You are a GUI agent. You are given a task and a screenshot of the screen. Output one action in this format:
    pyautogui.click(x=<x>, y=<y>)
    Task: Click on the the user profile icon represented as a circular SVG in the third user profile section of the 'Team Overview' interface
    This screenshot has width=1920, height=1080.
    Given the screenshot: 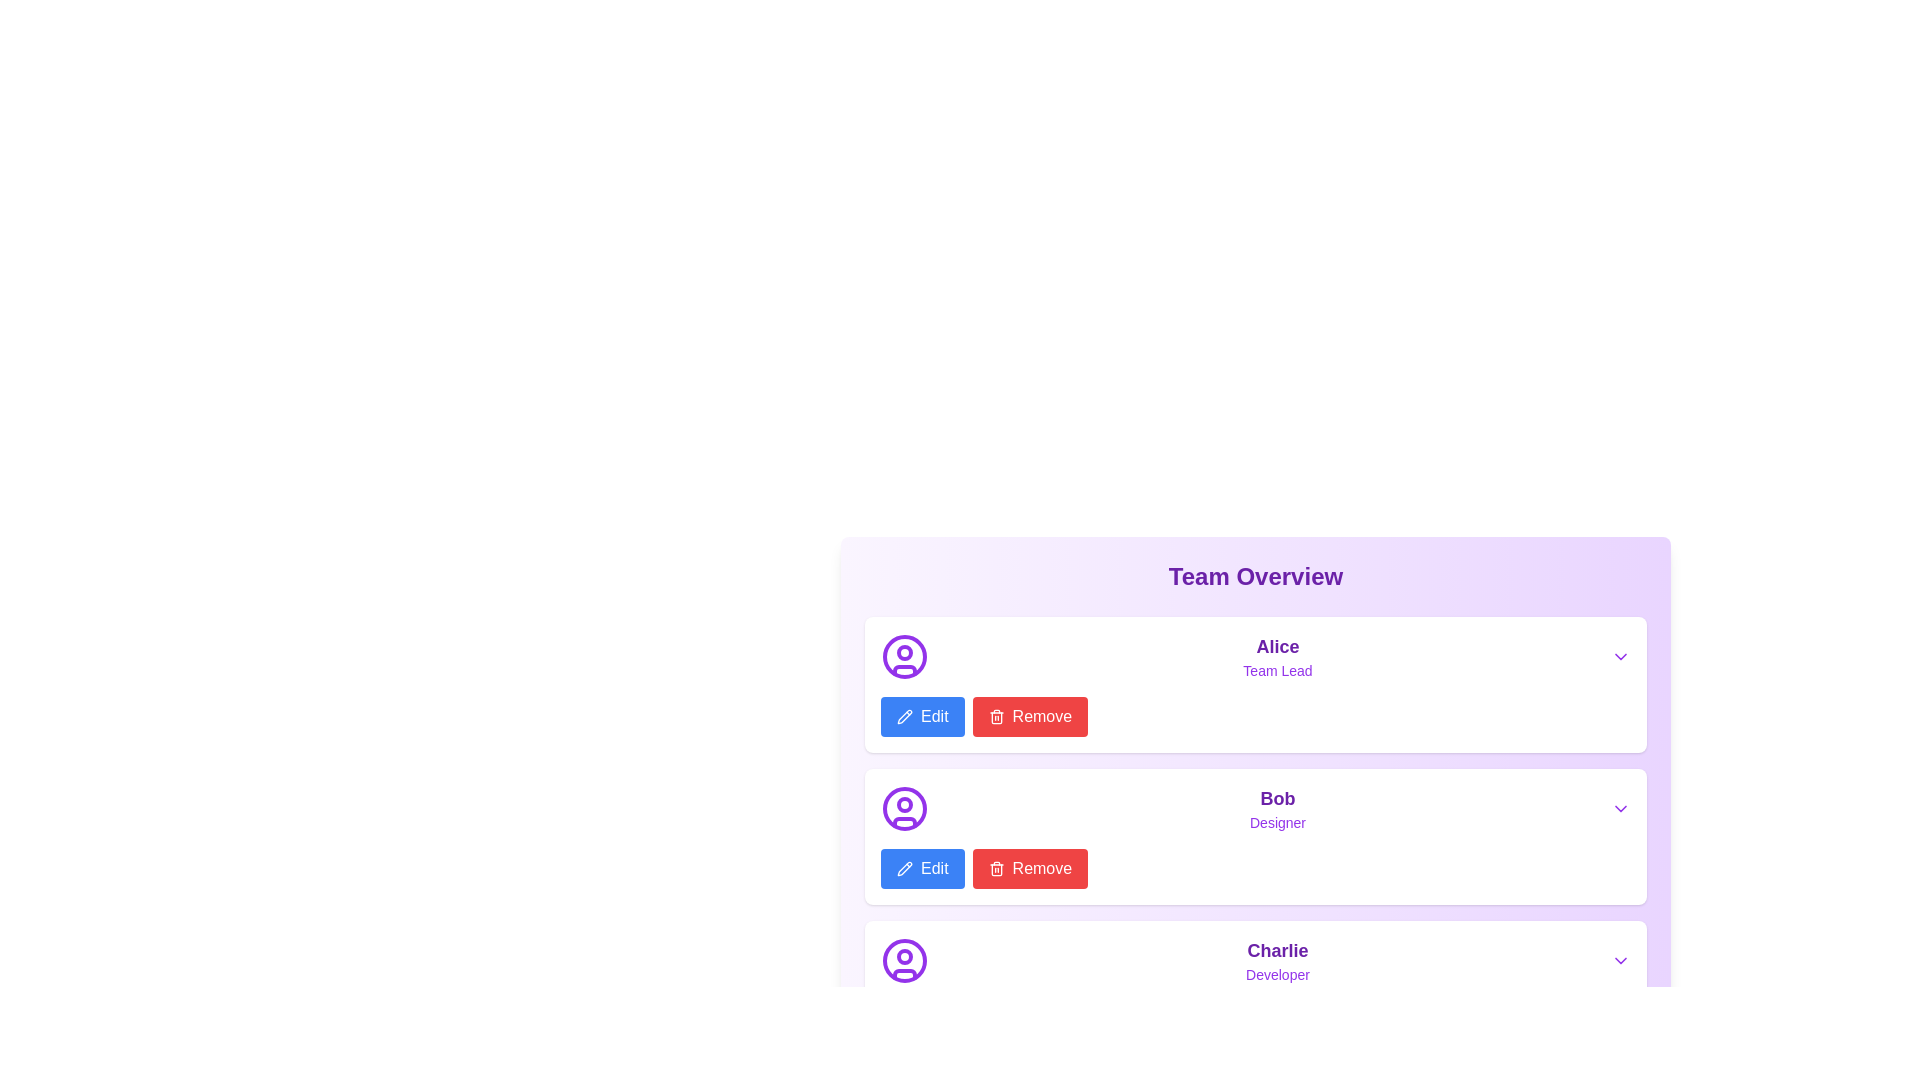 What is the action you would take?
    pyautogui.click(x=904, y=959)
    